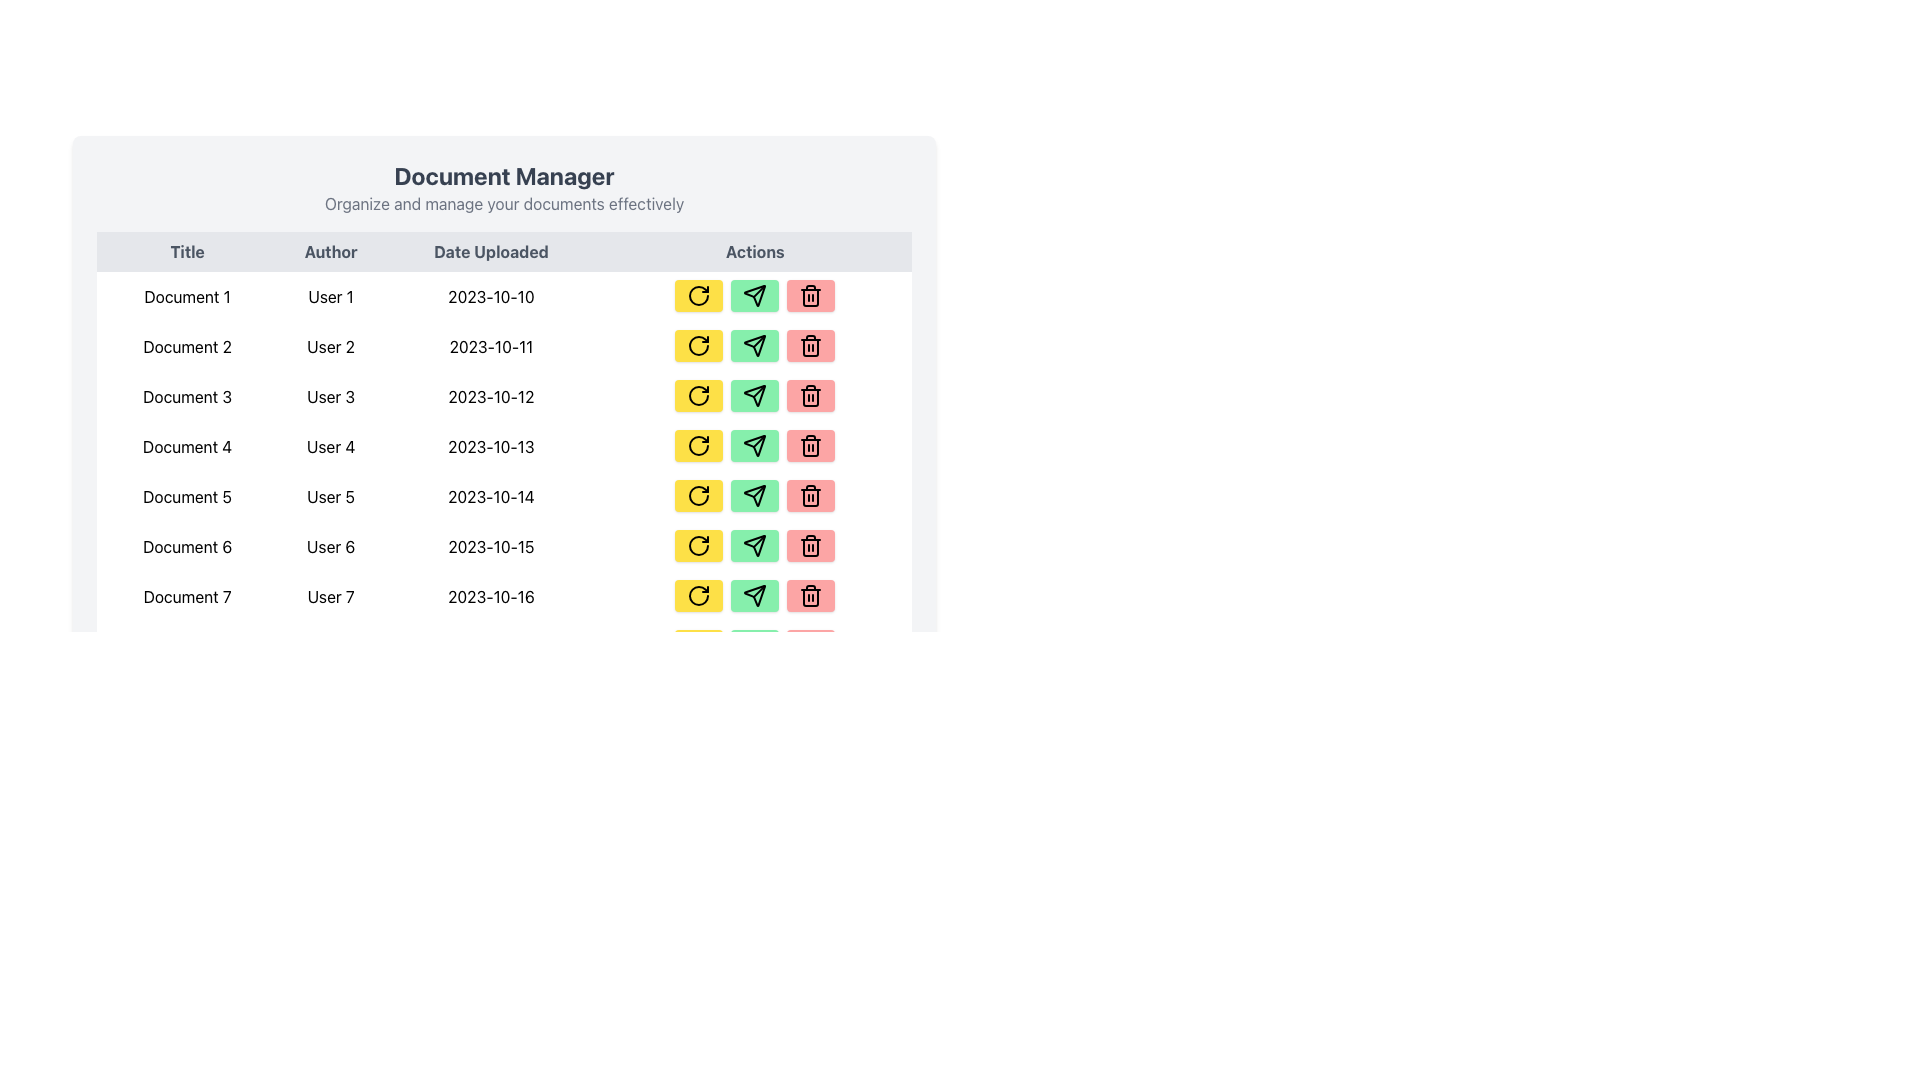  I want to click on the text label styled with a bold typeface displaying the word 'Title', which is the leftmost header in a table-like structure, so click(187, 250).